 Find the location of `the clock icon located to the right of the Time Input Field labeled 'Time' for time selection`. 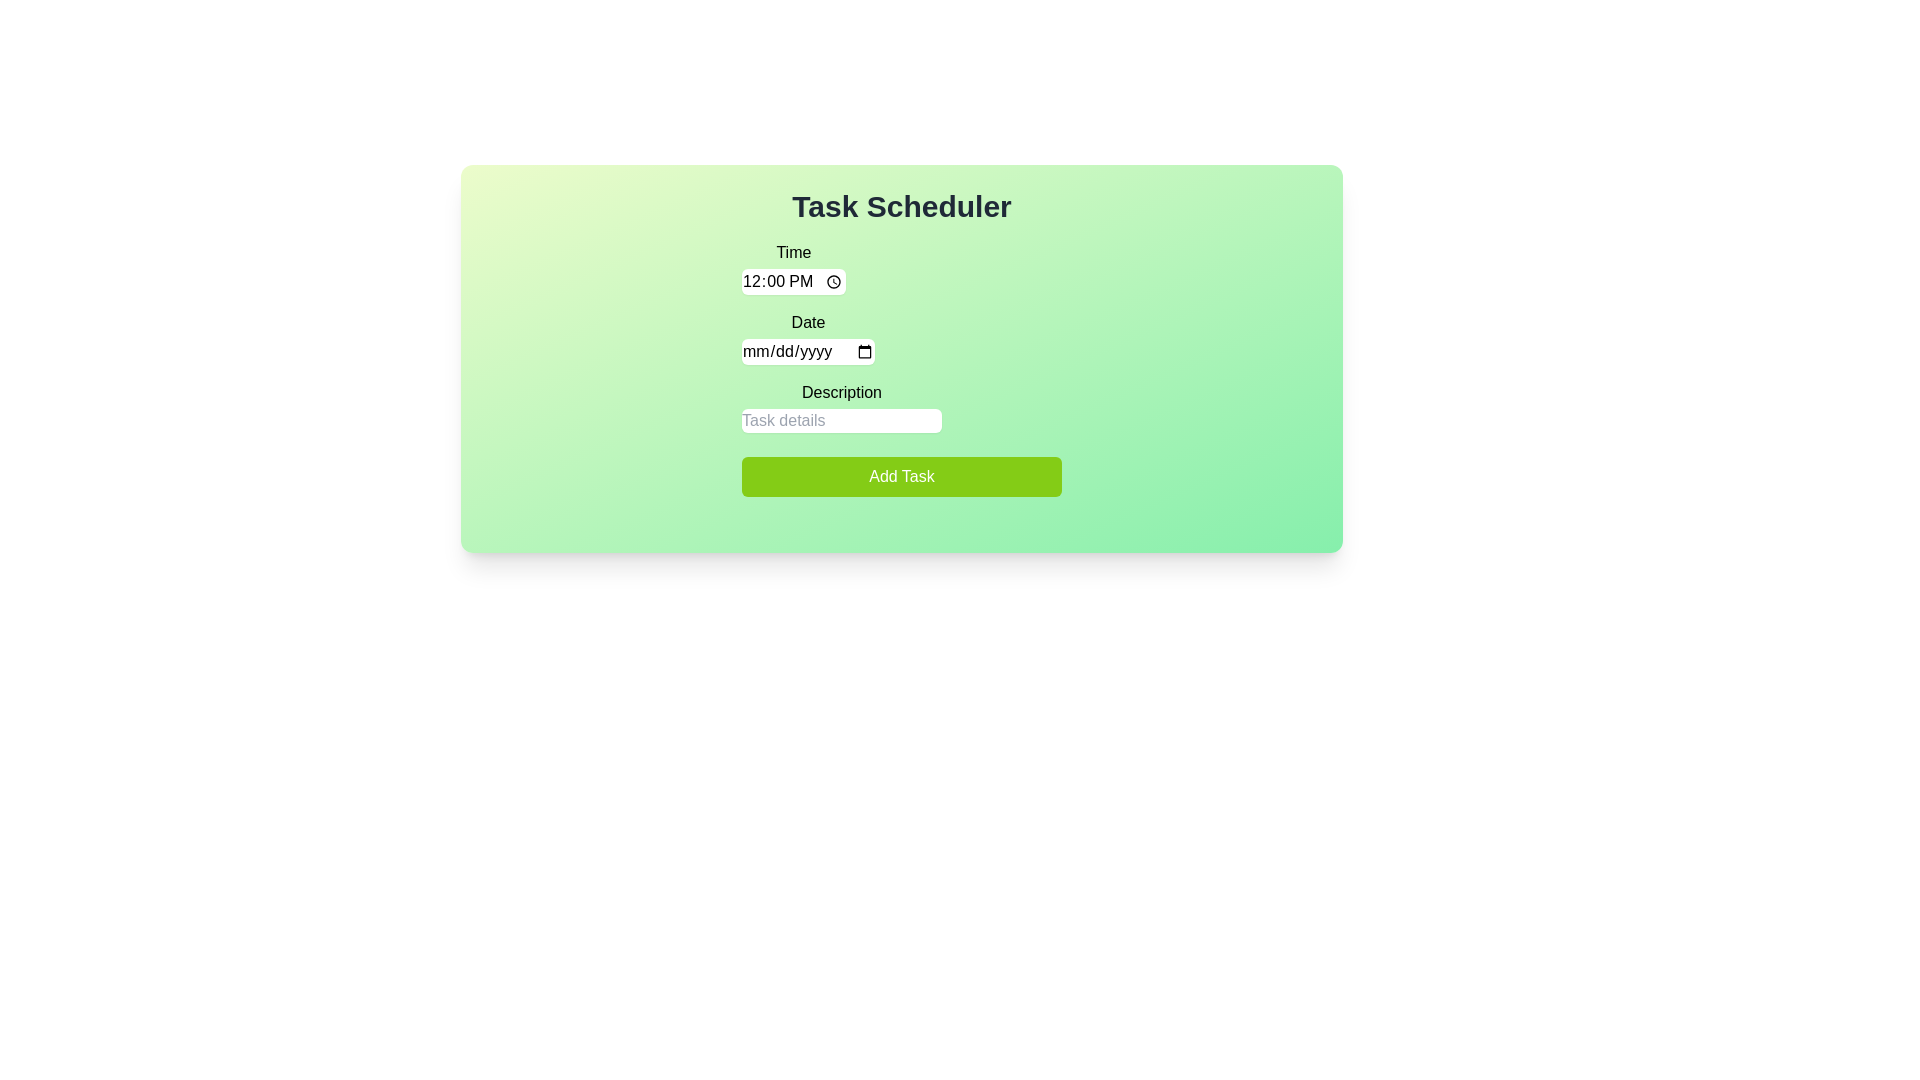

the clock icon located to the right of the Time Input Field labeled 'Time' for time selection is located at coordinates (792, 266).